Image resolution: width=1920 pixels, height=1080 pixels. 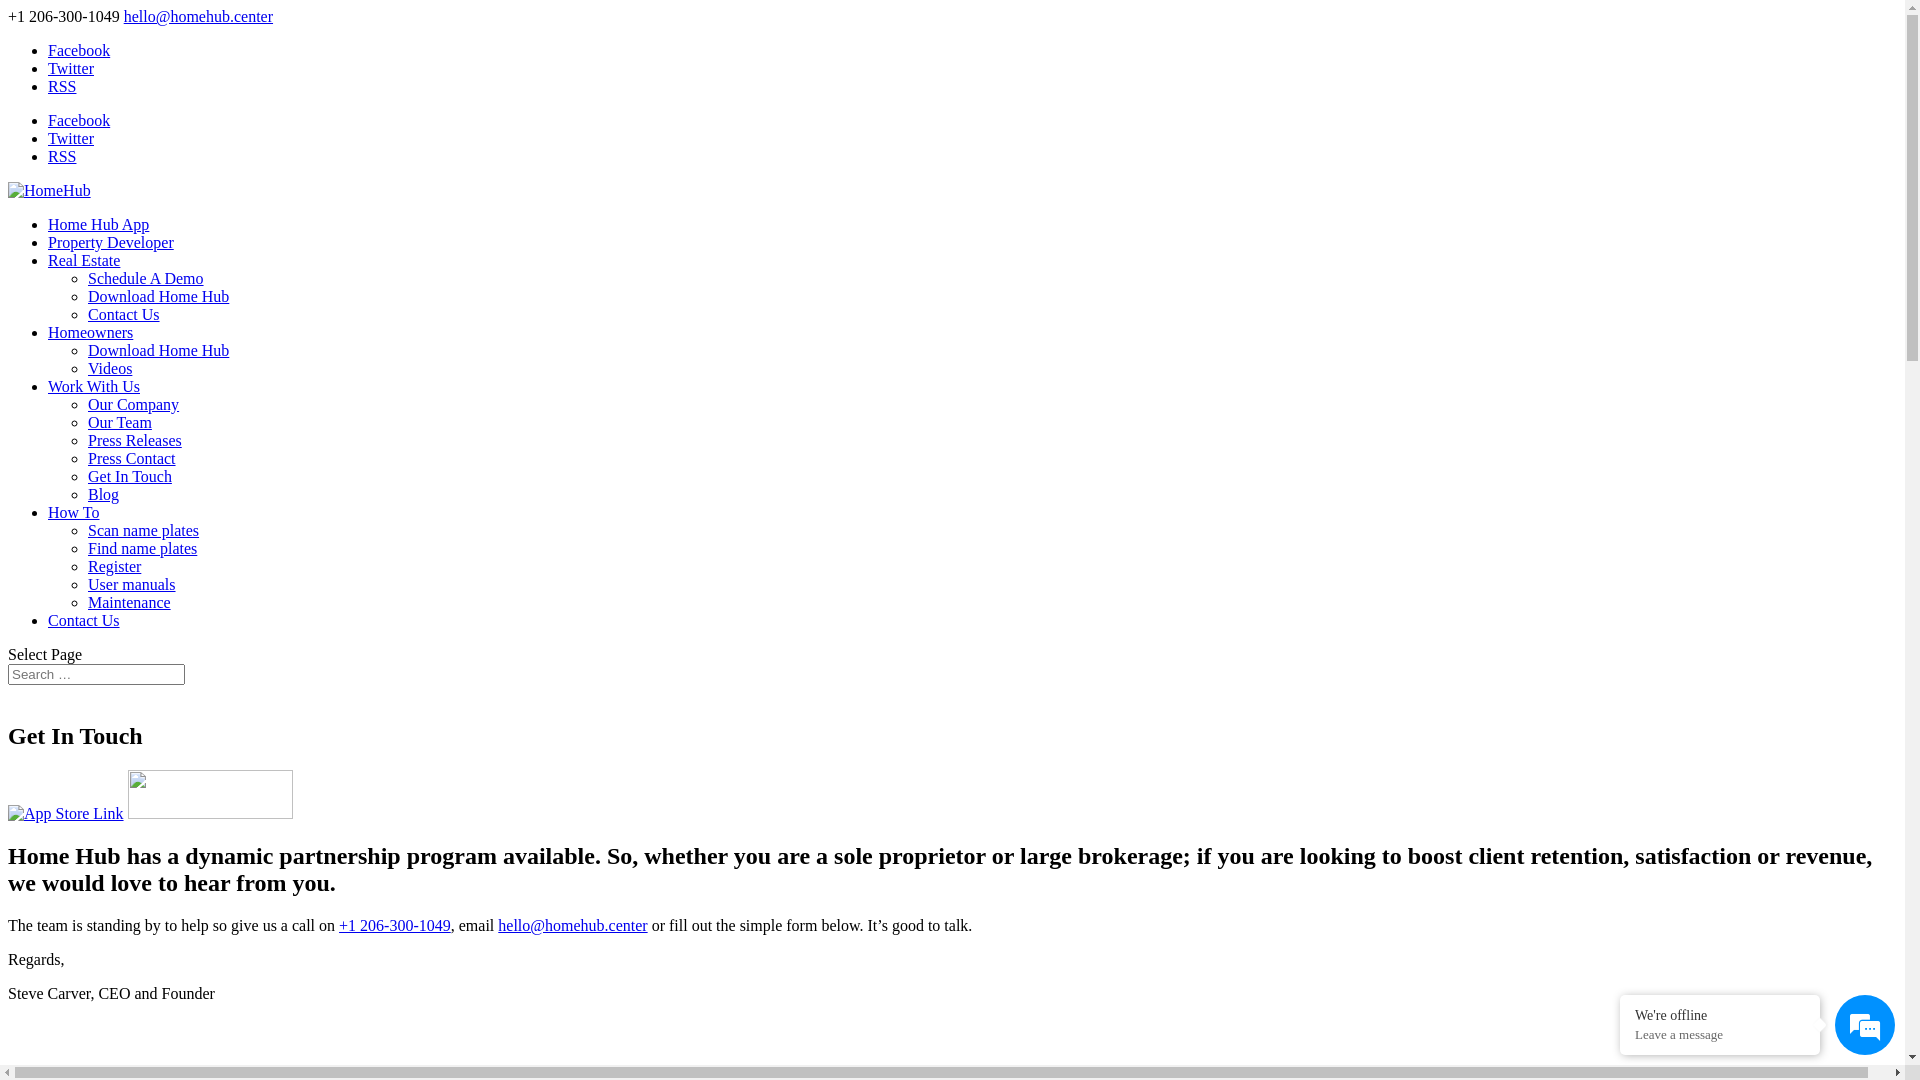 What do you see at coordinates (571, 925) in the screenshot?
I see `'hello@homehub.center'` at bounding box center [571, 925].